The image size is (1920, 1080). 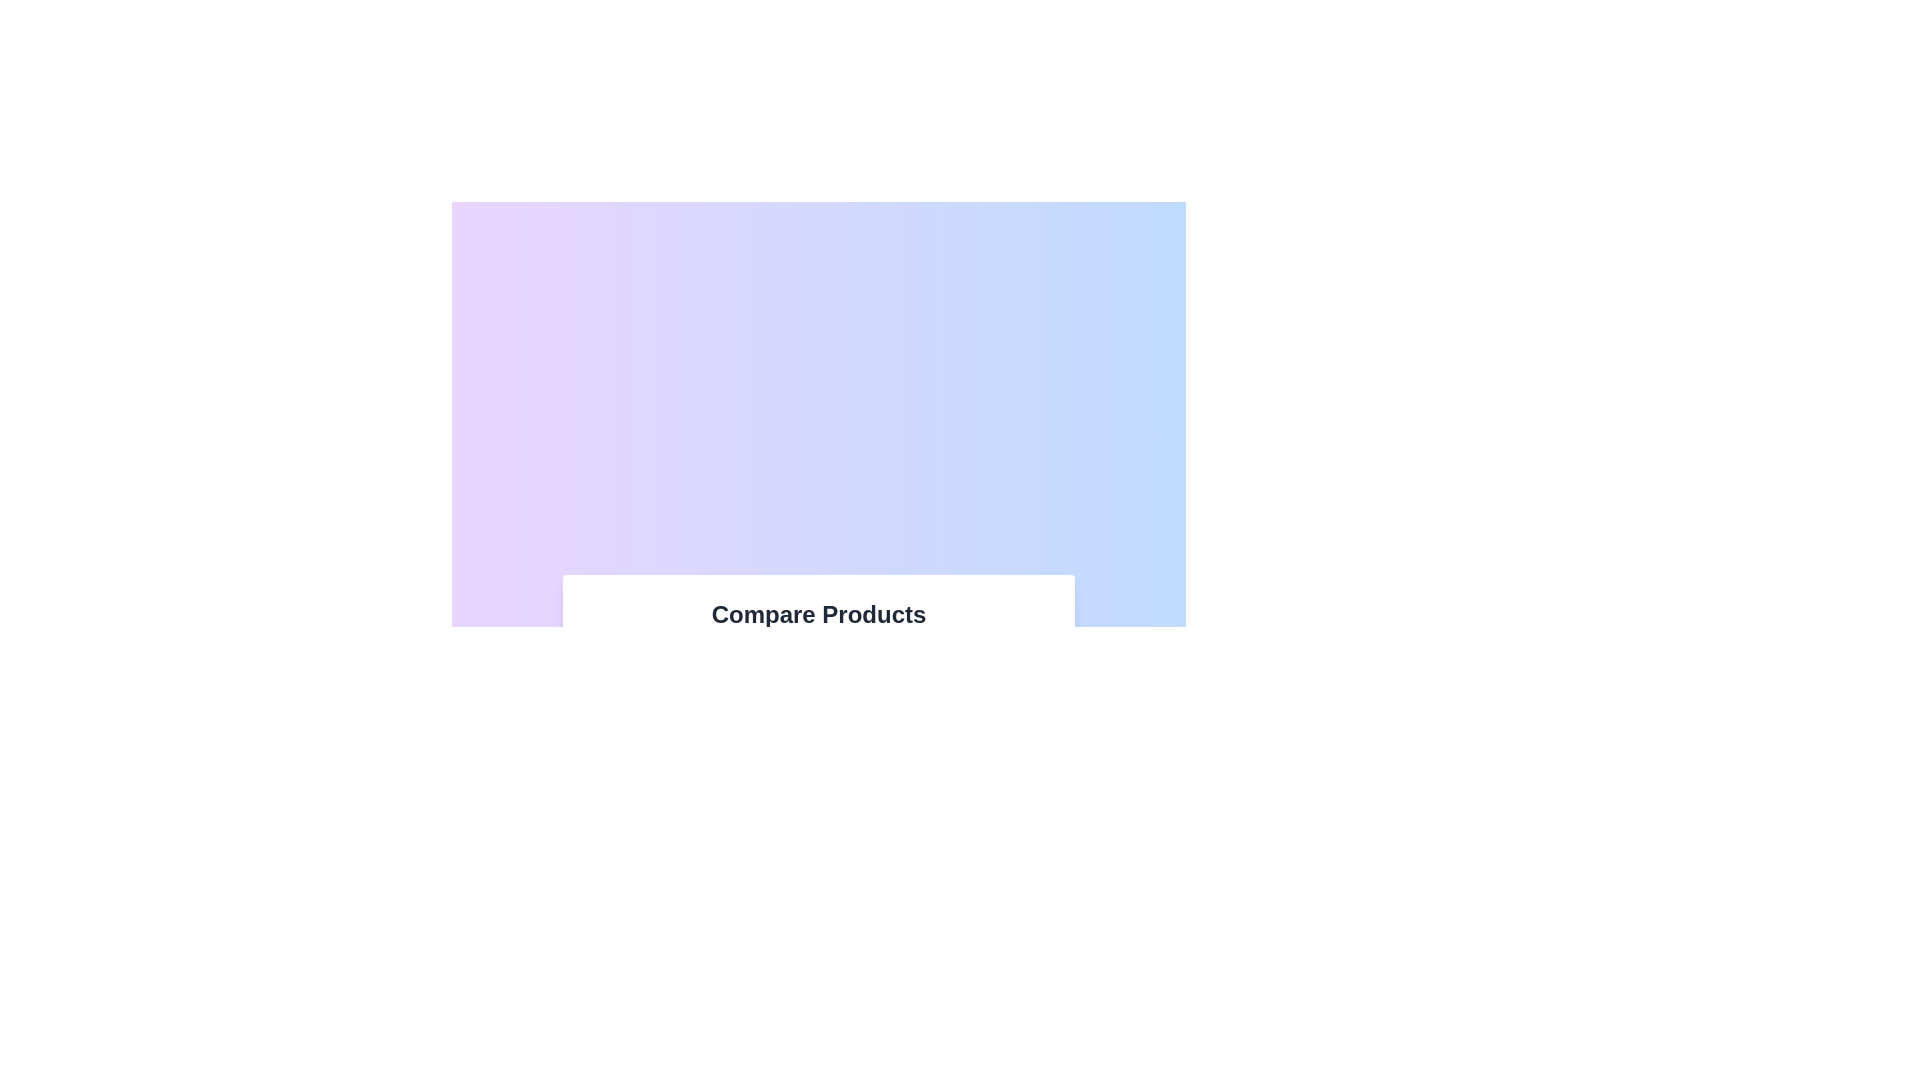 I want to click on the 'Compare Products' text block located at the top-center of the card-like area, which displays two lines of text, the first being bold and larger, and the second smaller and lighter, instructing to hover over items for details, so click(x=819, y=623).